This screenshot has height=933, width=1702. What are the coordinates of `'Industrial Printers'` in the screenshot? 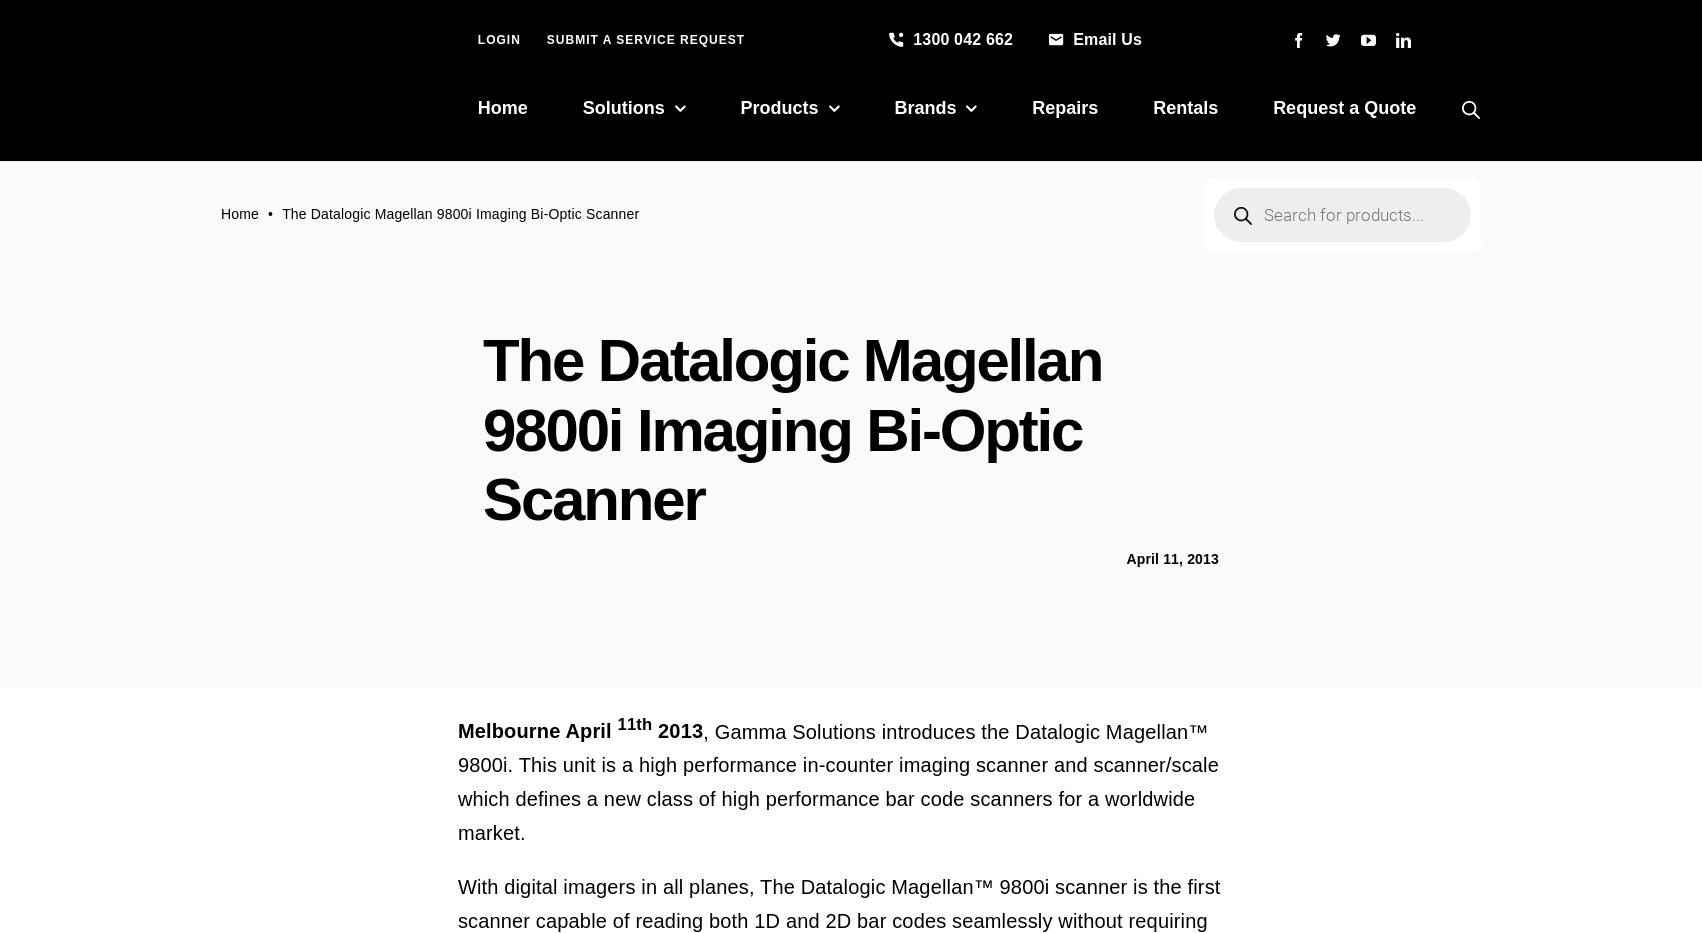 It's located at (1025, 311).